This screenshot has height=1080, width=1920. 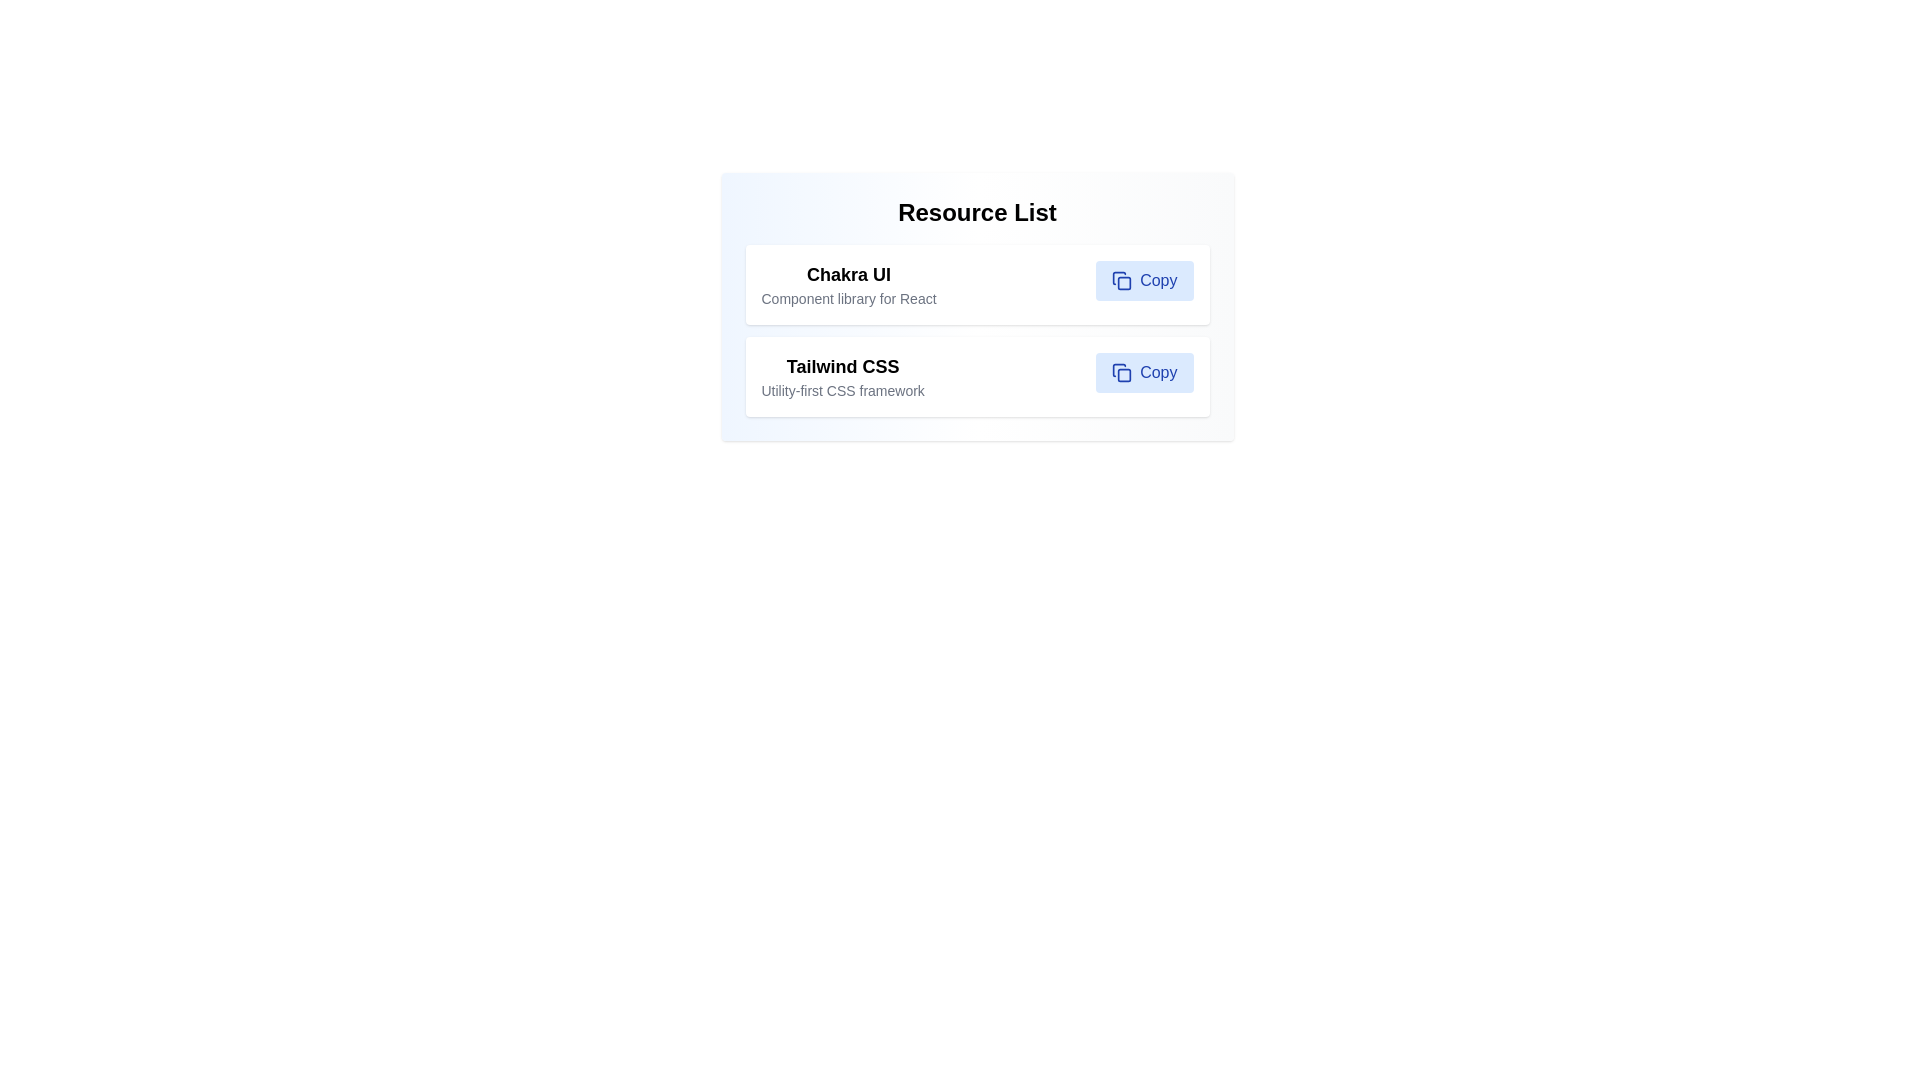 What do you see at coordinates (1144, 281) in the screenshot?
I see `the copy button located at the top-right corner of the 'Chakra UI' card, below the 'Resource List' title` at bounding box center [1144, 281].